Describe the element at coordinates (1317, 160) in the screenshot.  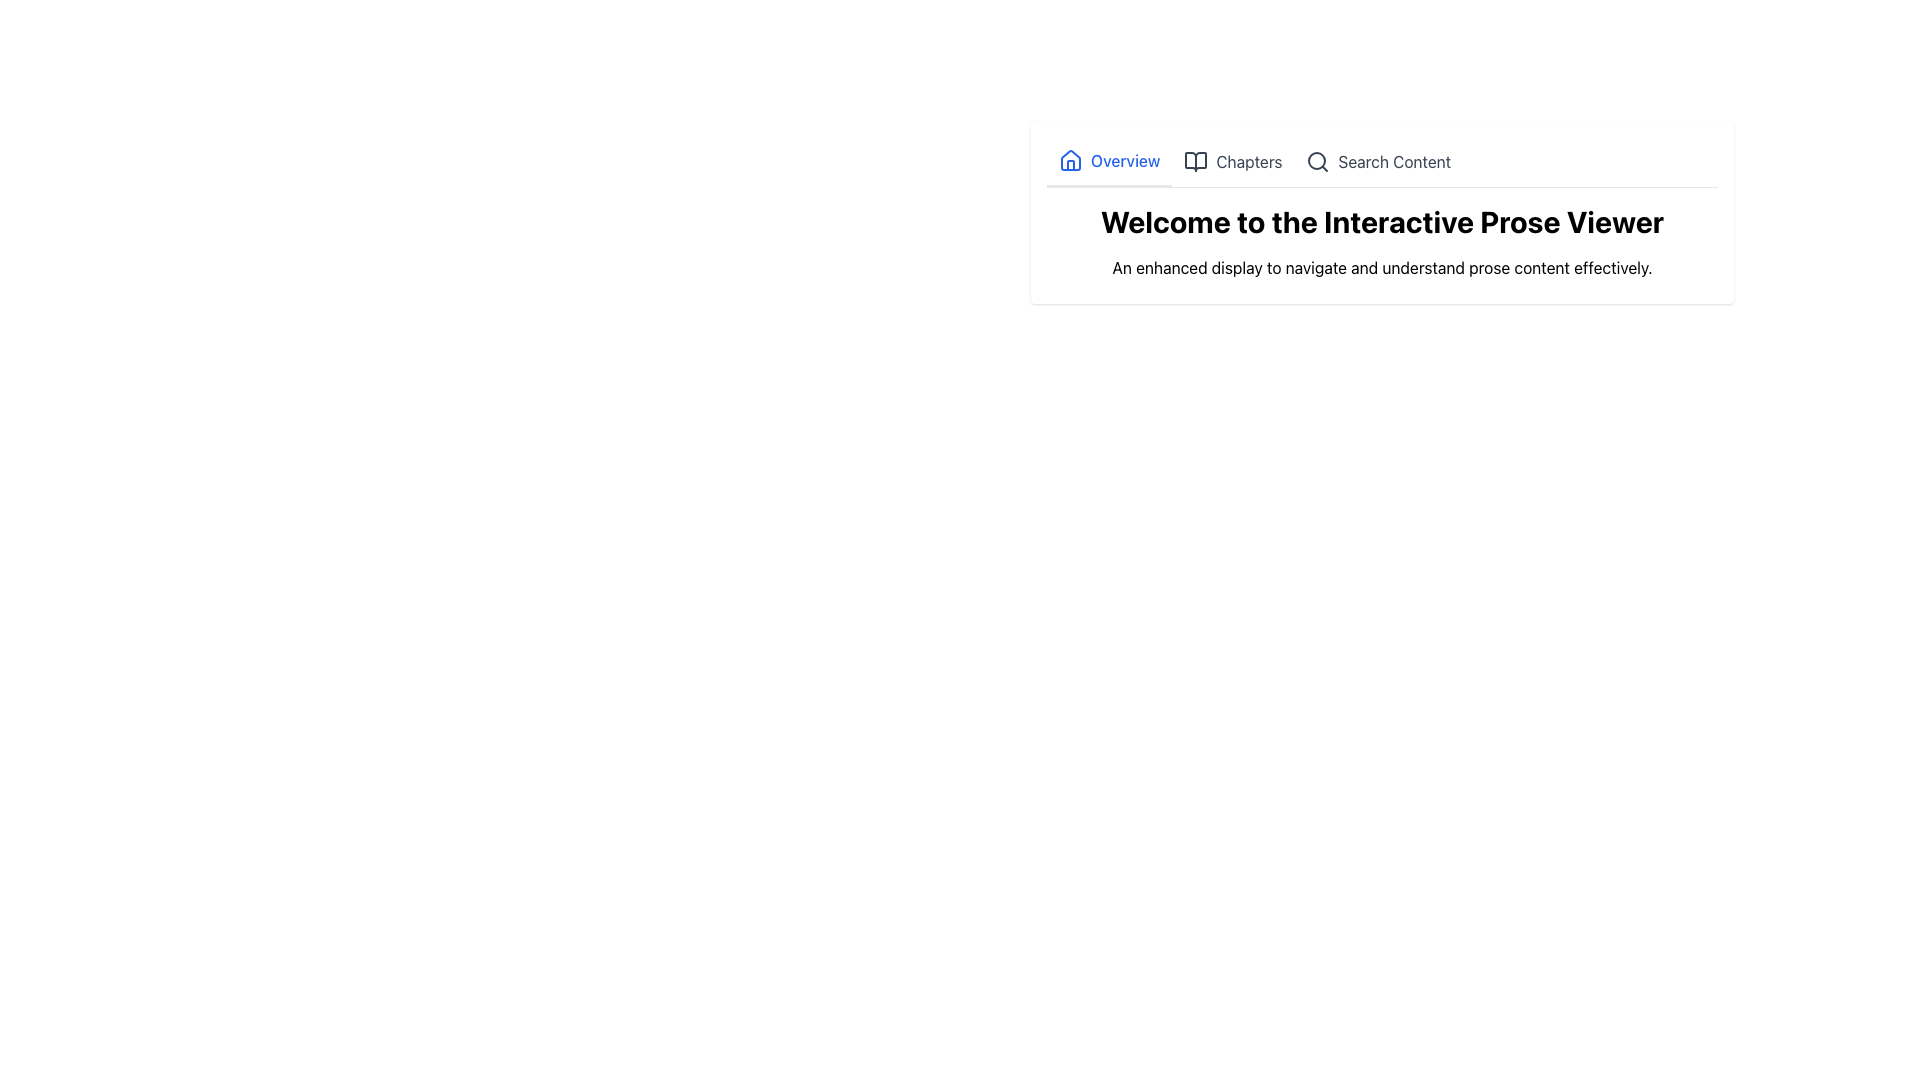
I see `the circular part of the magnifying glass icon within the 'Search Content' tab to initiate the search functionality` at that location.